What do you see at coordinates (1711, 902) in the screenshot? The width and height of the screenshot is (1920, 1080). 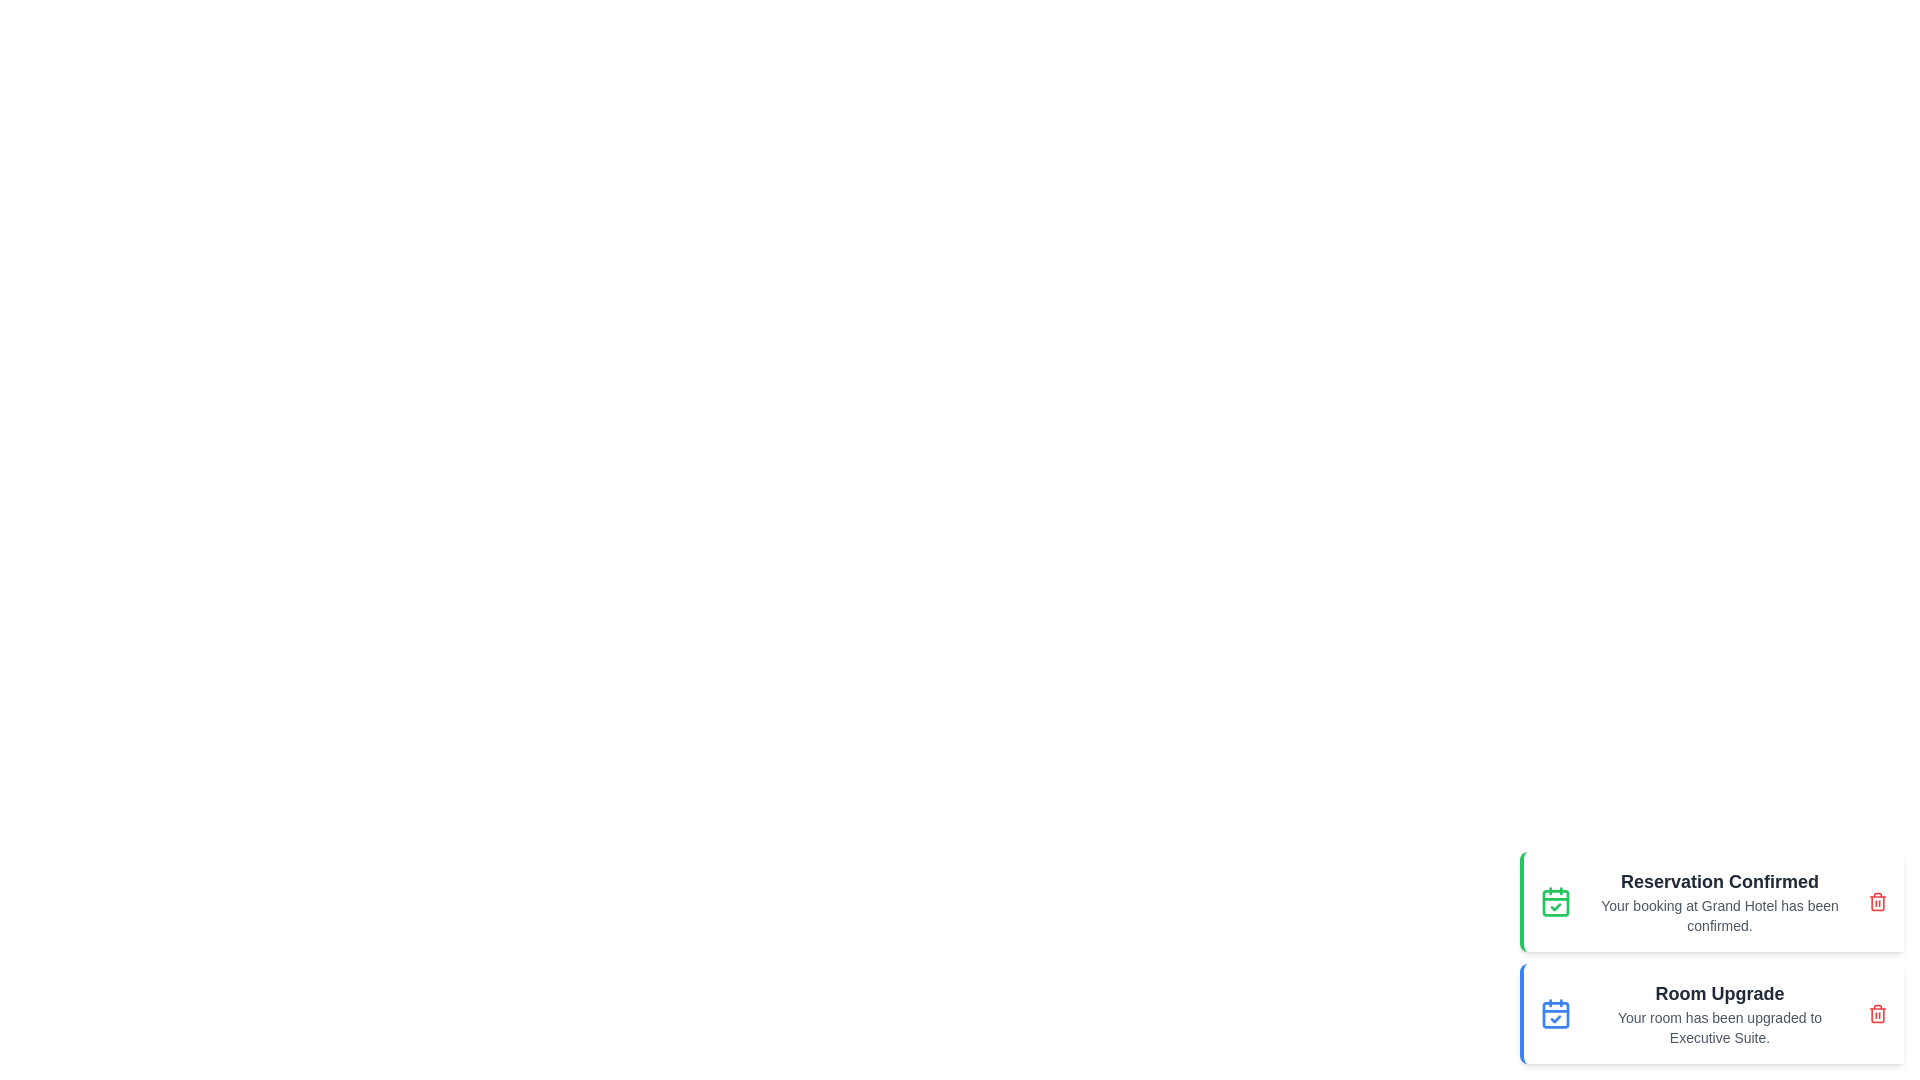 I see `the notification to observe the scaling effect` at bounding box center [1711, 902].